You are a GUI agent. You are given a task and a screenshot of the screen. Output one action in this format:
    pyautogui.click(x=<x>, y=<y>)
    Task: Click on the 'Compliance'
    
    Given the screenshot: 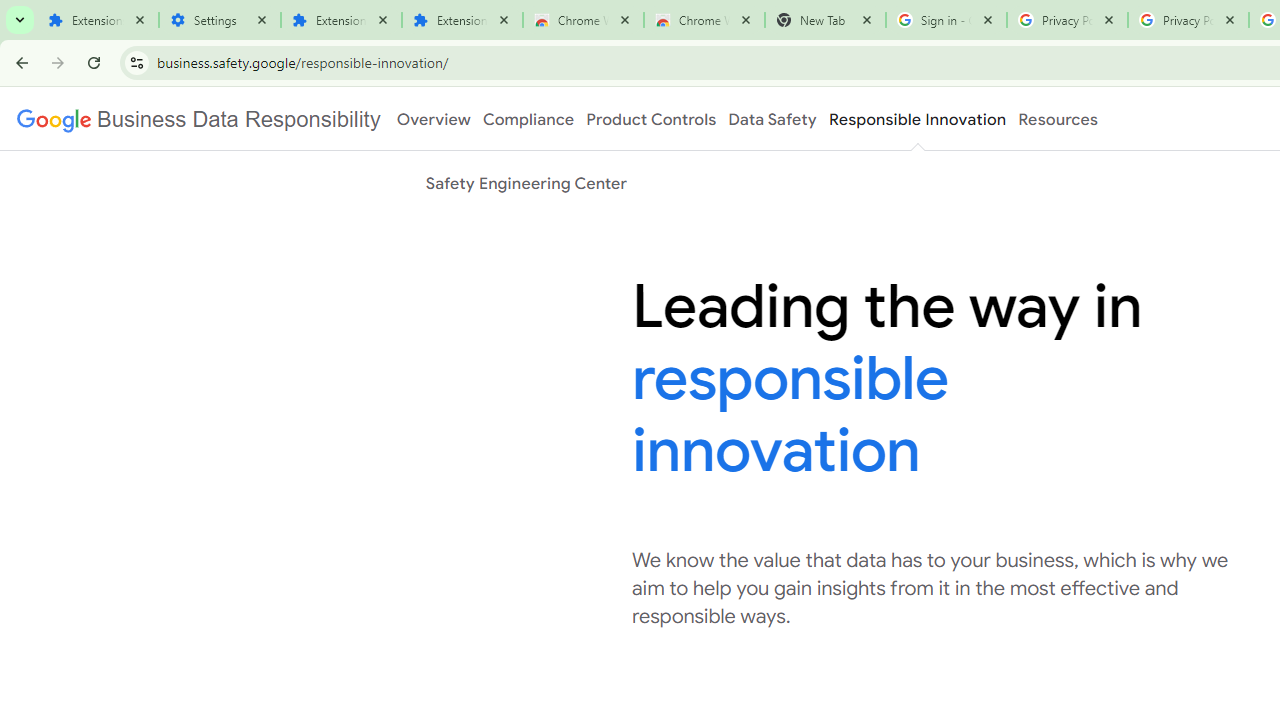 What is the action you would take?
    pyautogui.click(x=528, y=119)
    